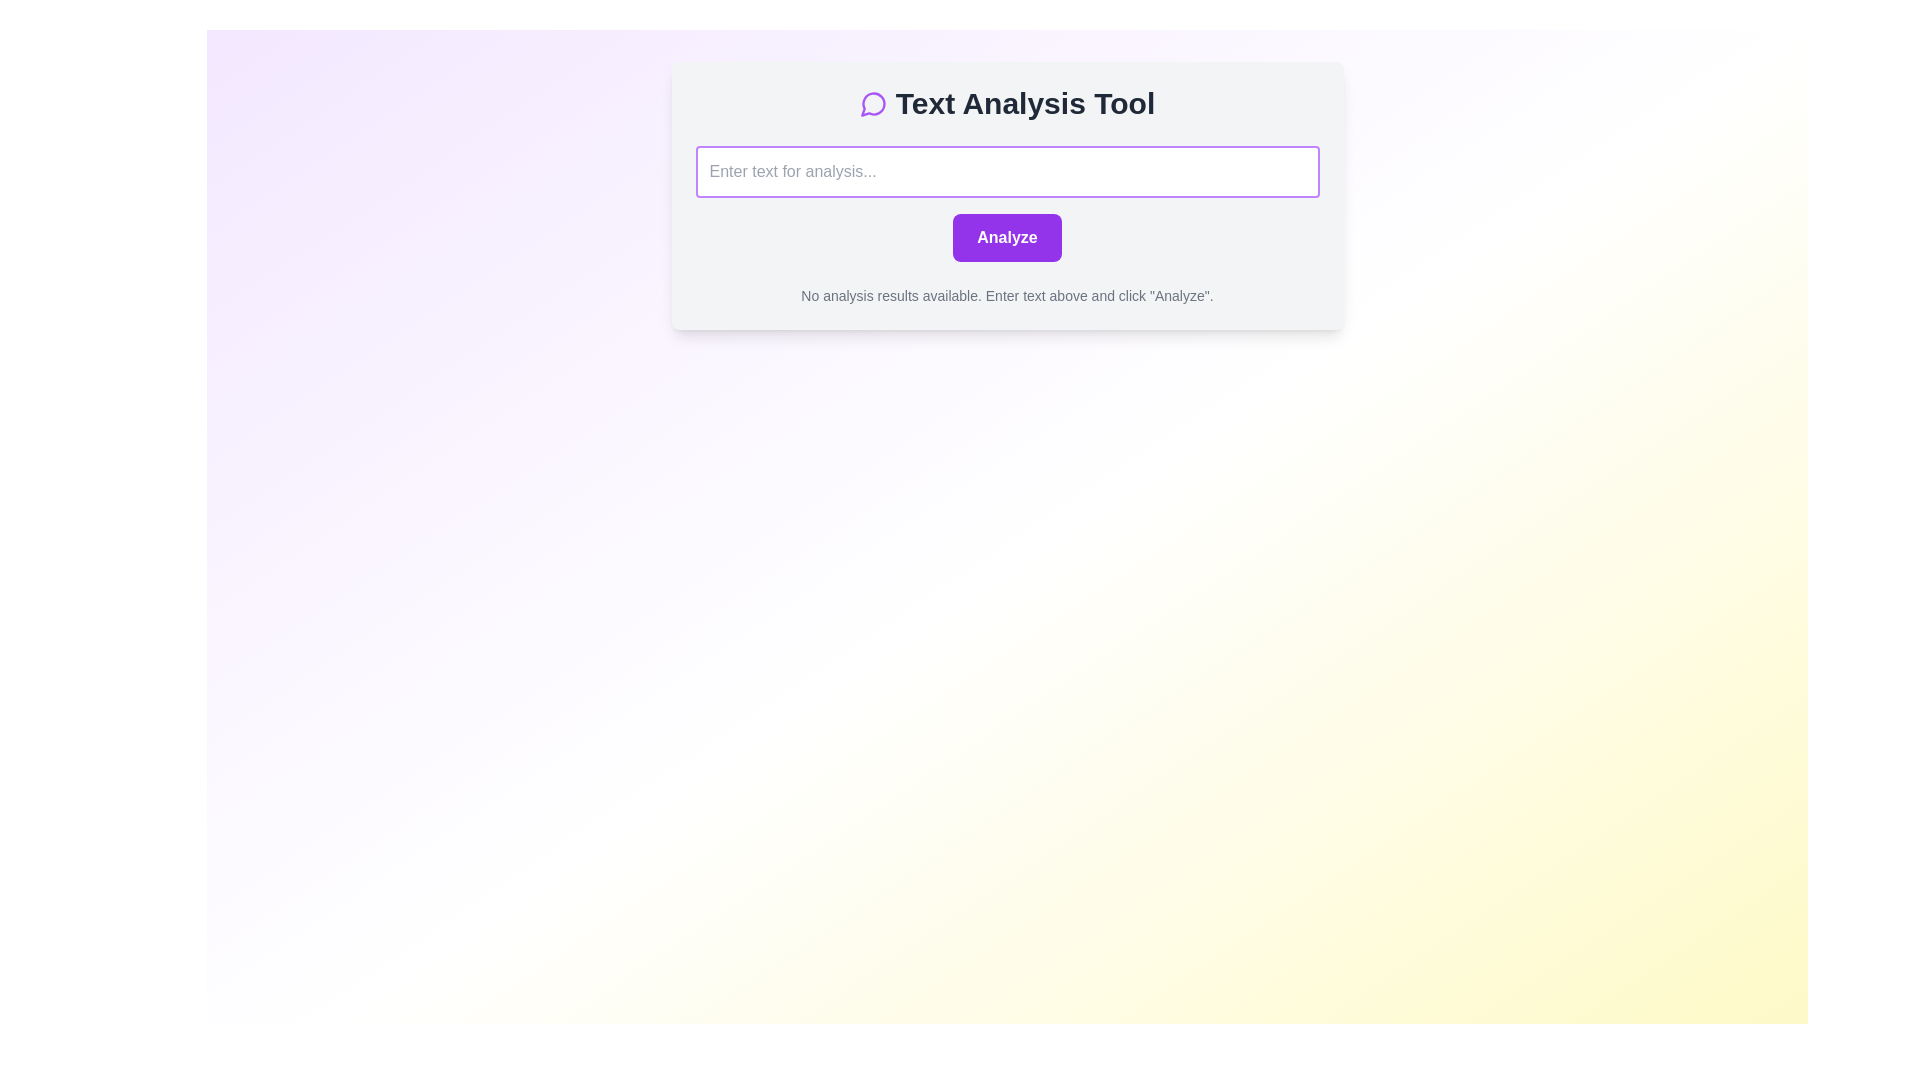 Image resolution: width=1920 pixels, height=1080 pixels. What do you see at coordinates (873, 104) in the screenshot?
I see `the purple outline speech bubble icon located to the left of the 'Text Analysis Tool' title in the header section` at bounding box center [873, 104].